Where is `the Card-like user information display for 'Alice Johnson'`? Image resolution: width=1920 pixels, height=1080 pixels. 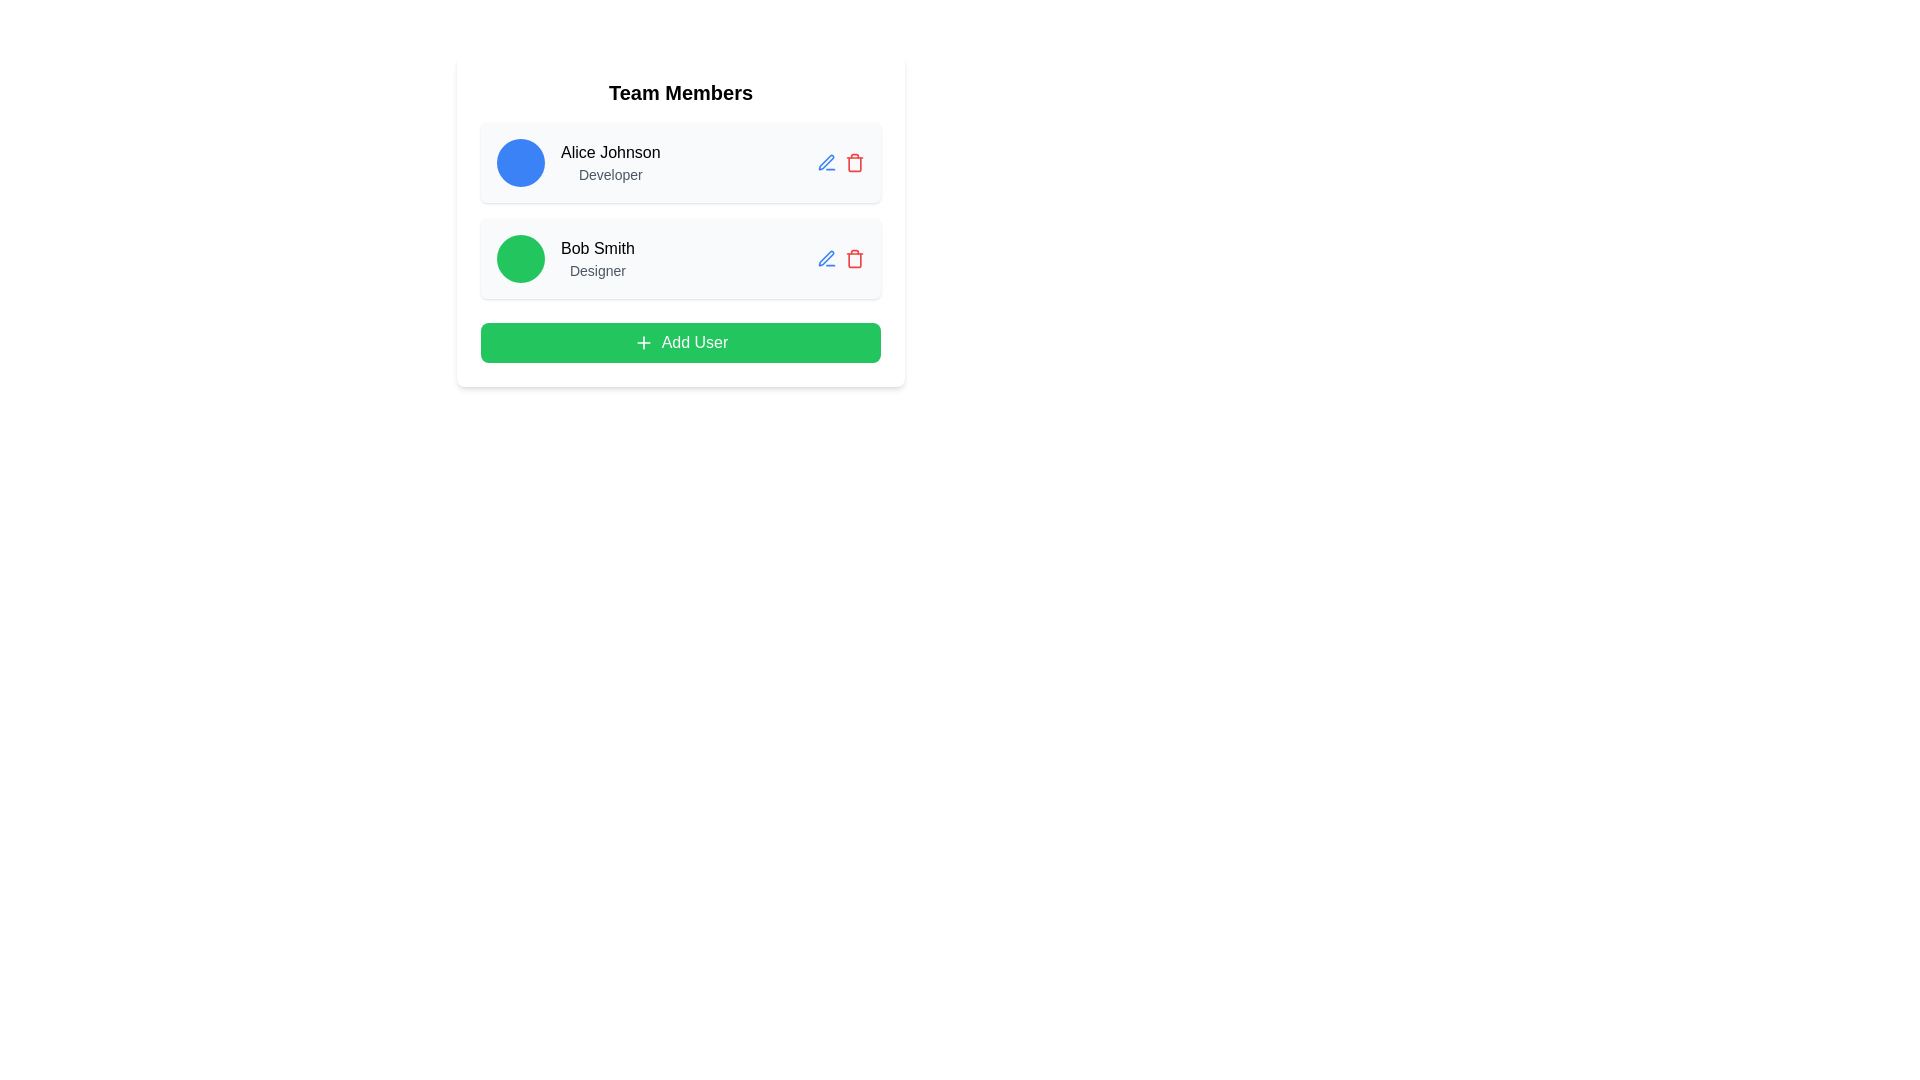 the Card-like user information display for 'Alice Johnson' is located at coordinates (681, 161).